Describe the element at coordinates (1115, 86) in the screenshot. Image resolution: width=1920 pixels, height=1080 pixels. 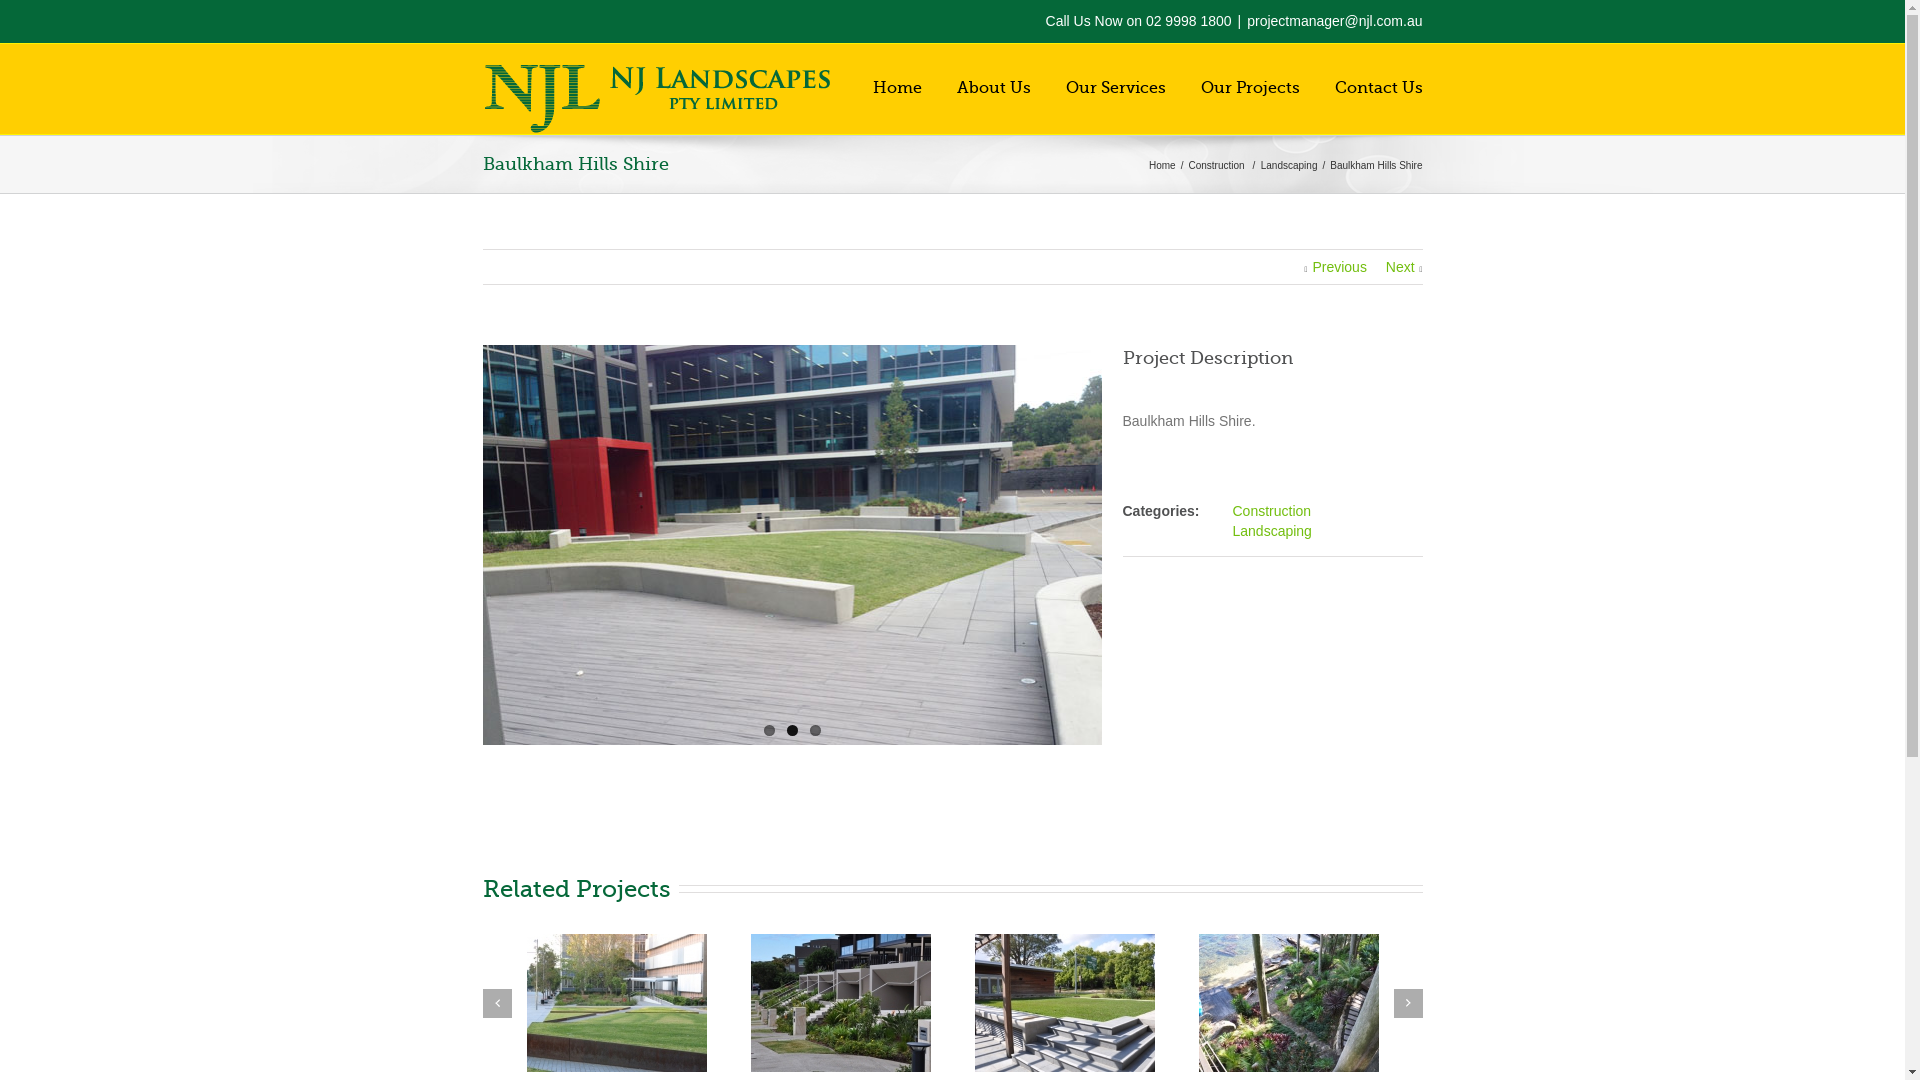
I see `'Our Services'` at that location.